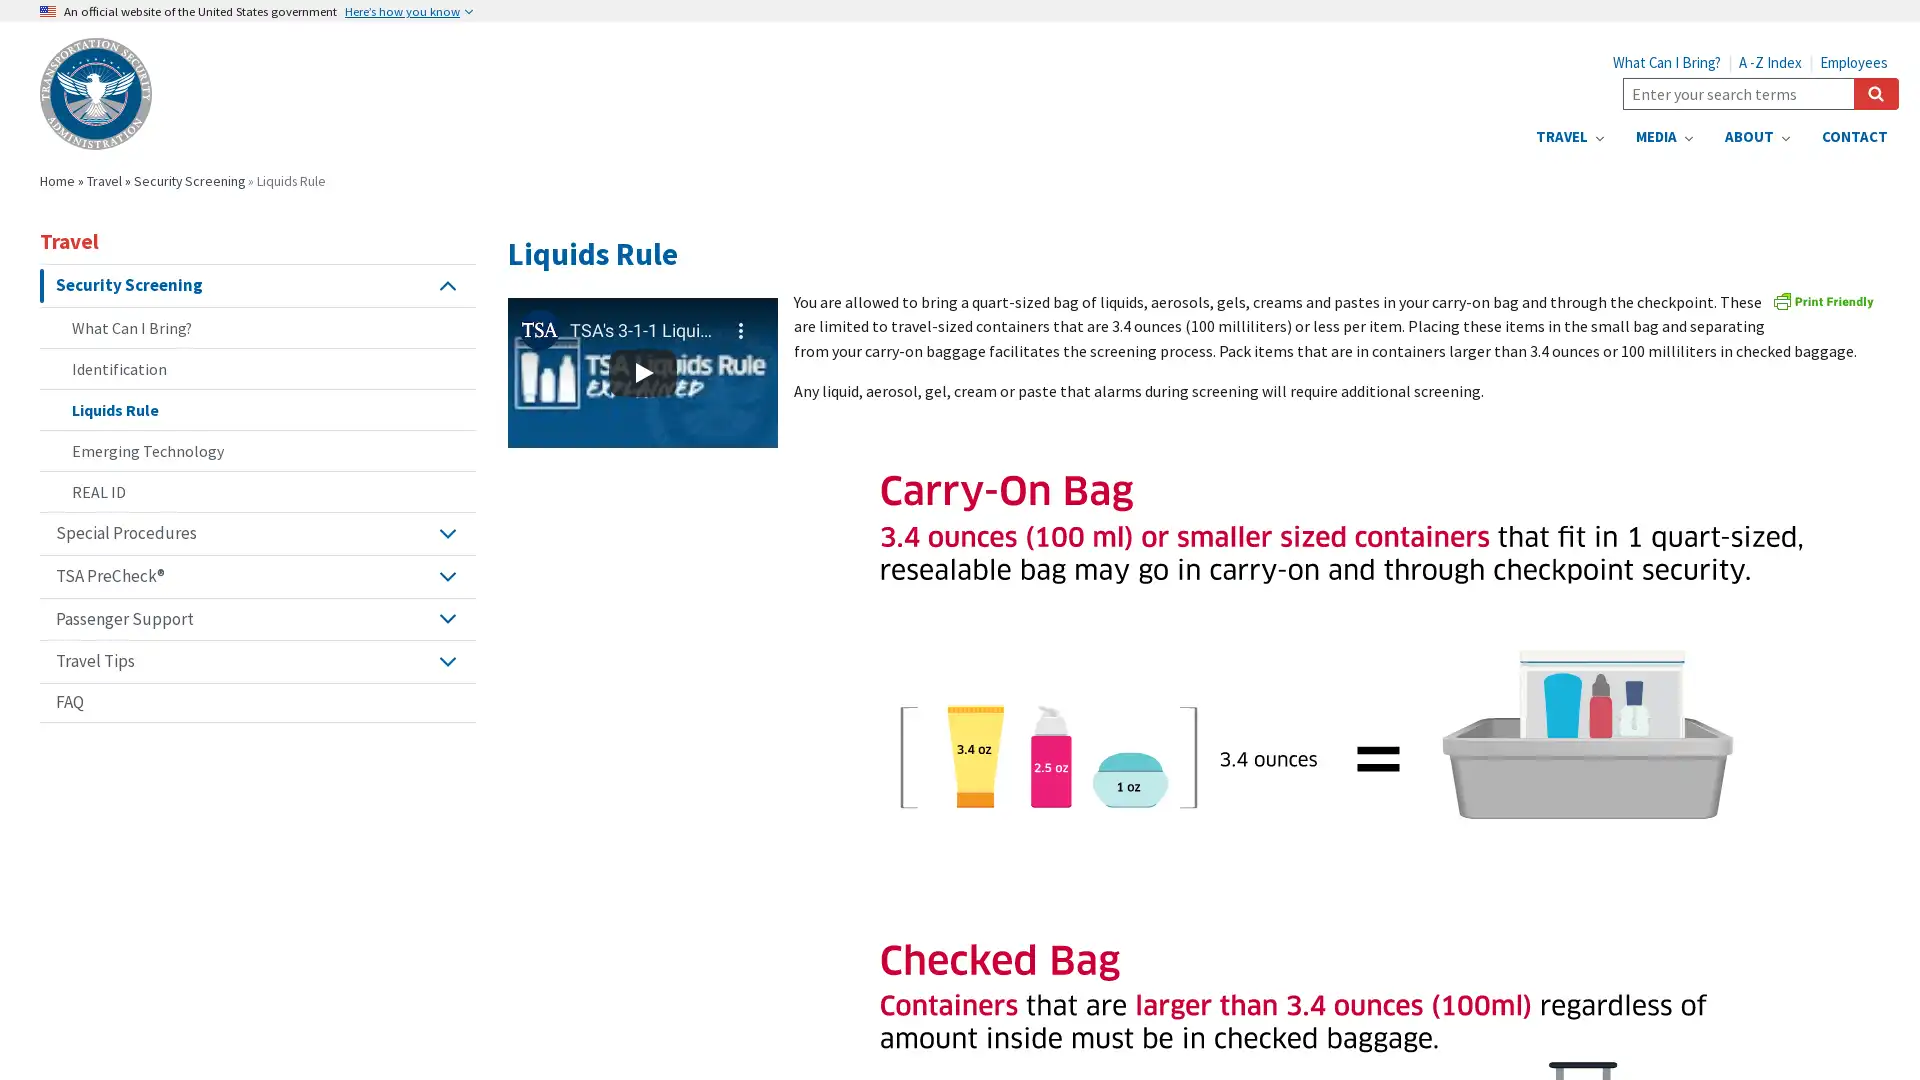  Describe the element at coordinates (446, 575) in the screenshot. I see `Toggle submenu for 'TSA PreCheck'` at that location.